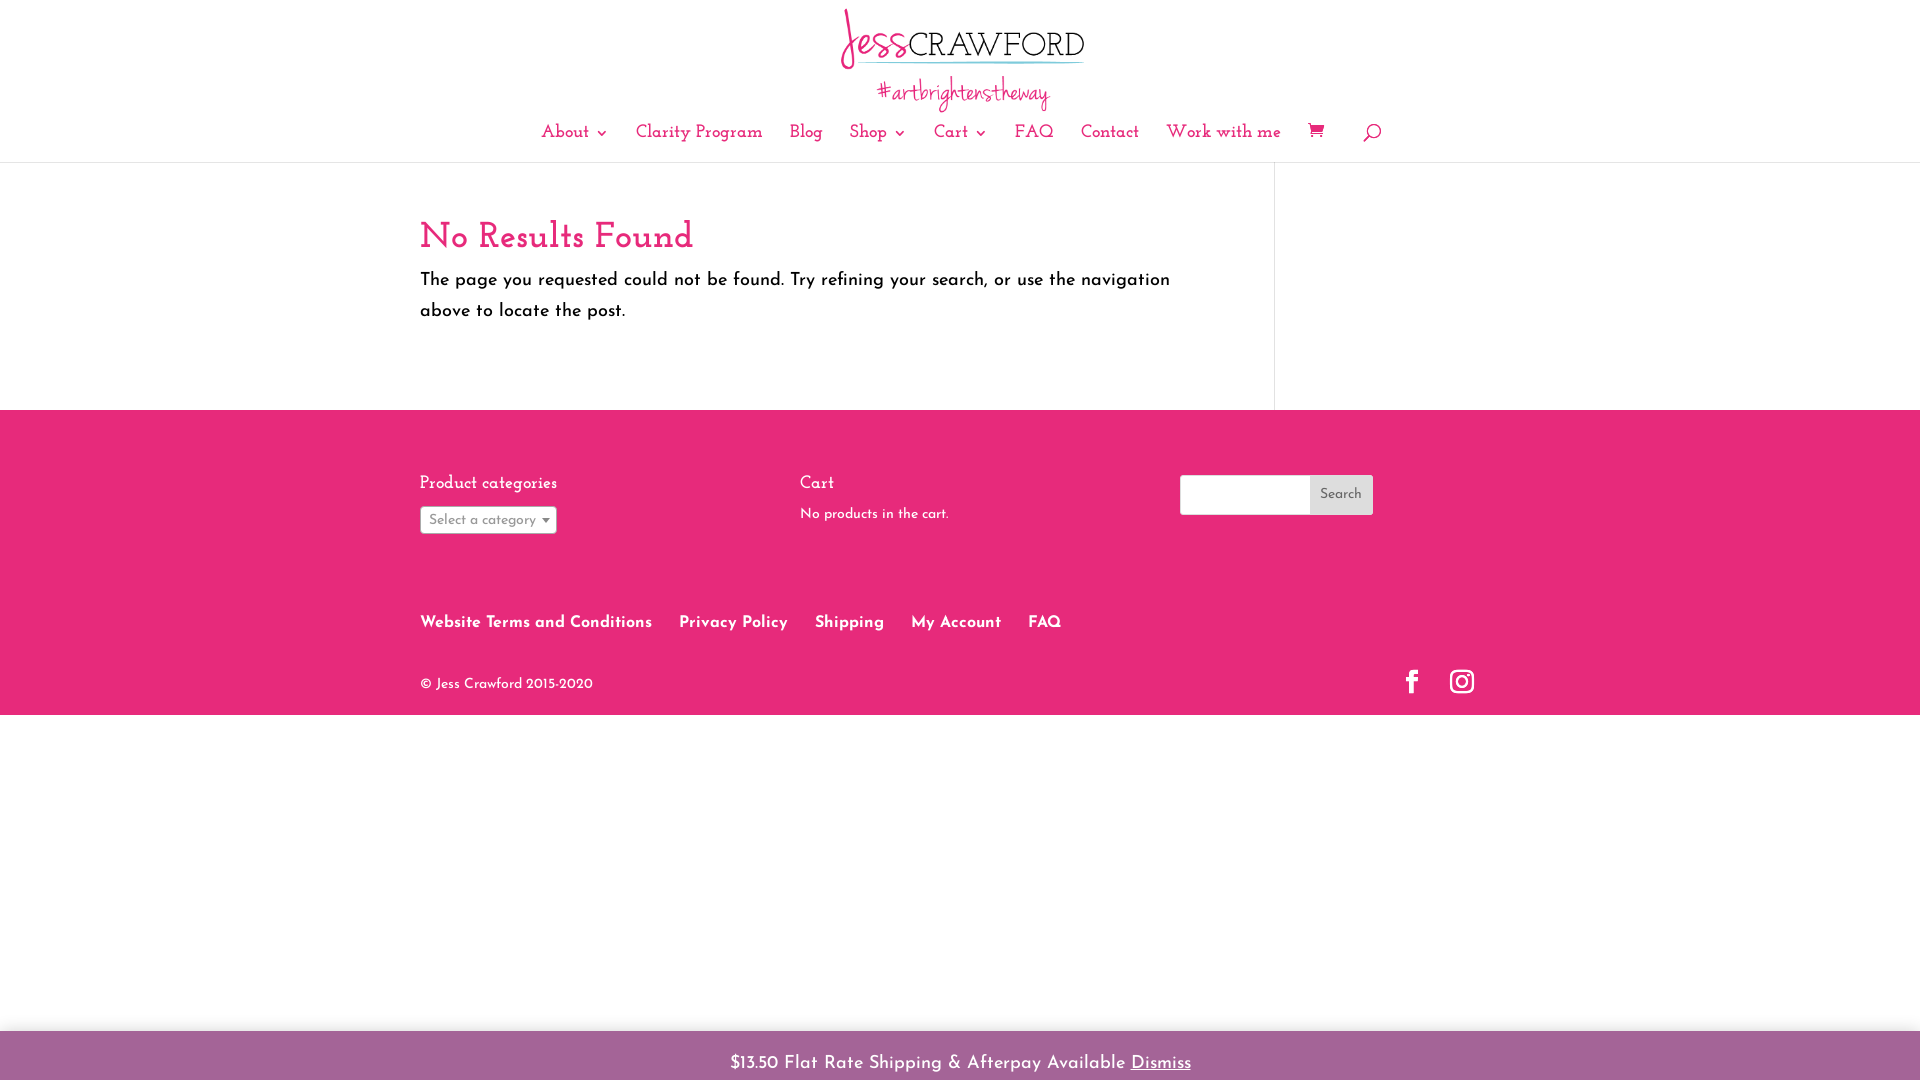 This screenshot has height=1080, width=1920. What do you see at coordinates (1342, 494) in the screenshot?
I see `'Search'` at bounding box center [1342, 494].